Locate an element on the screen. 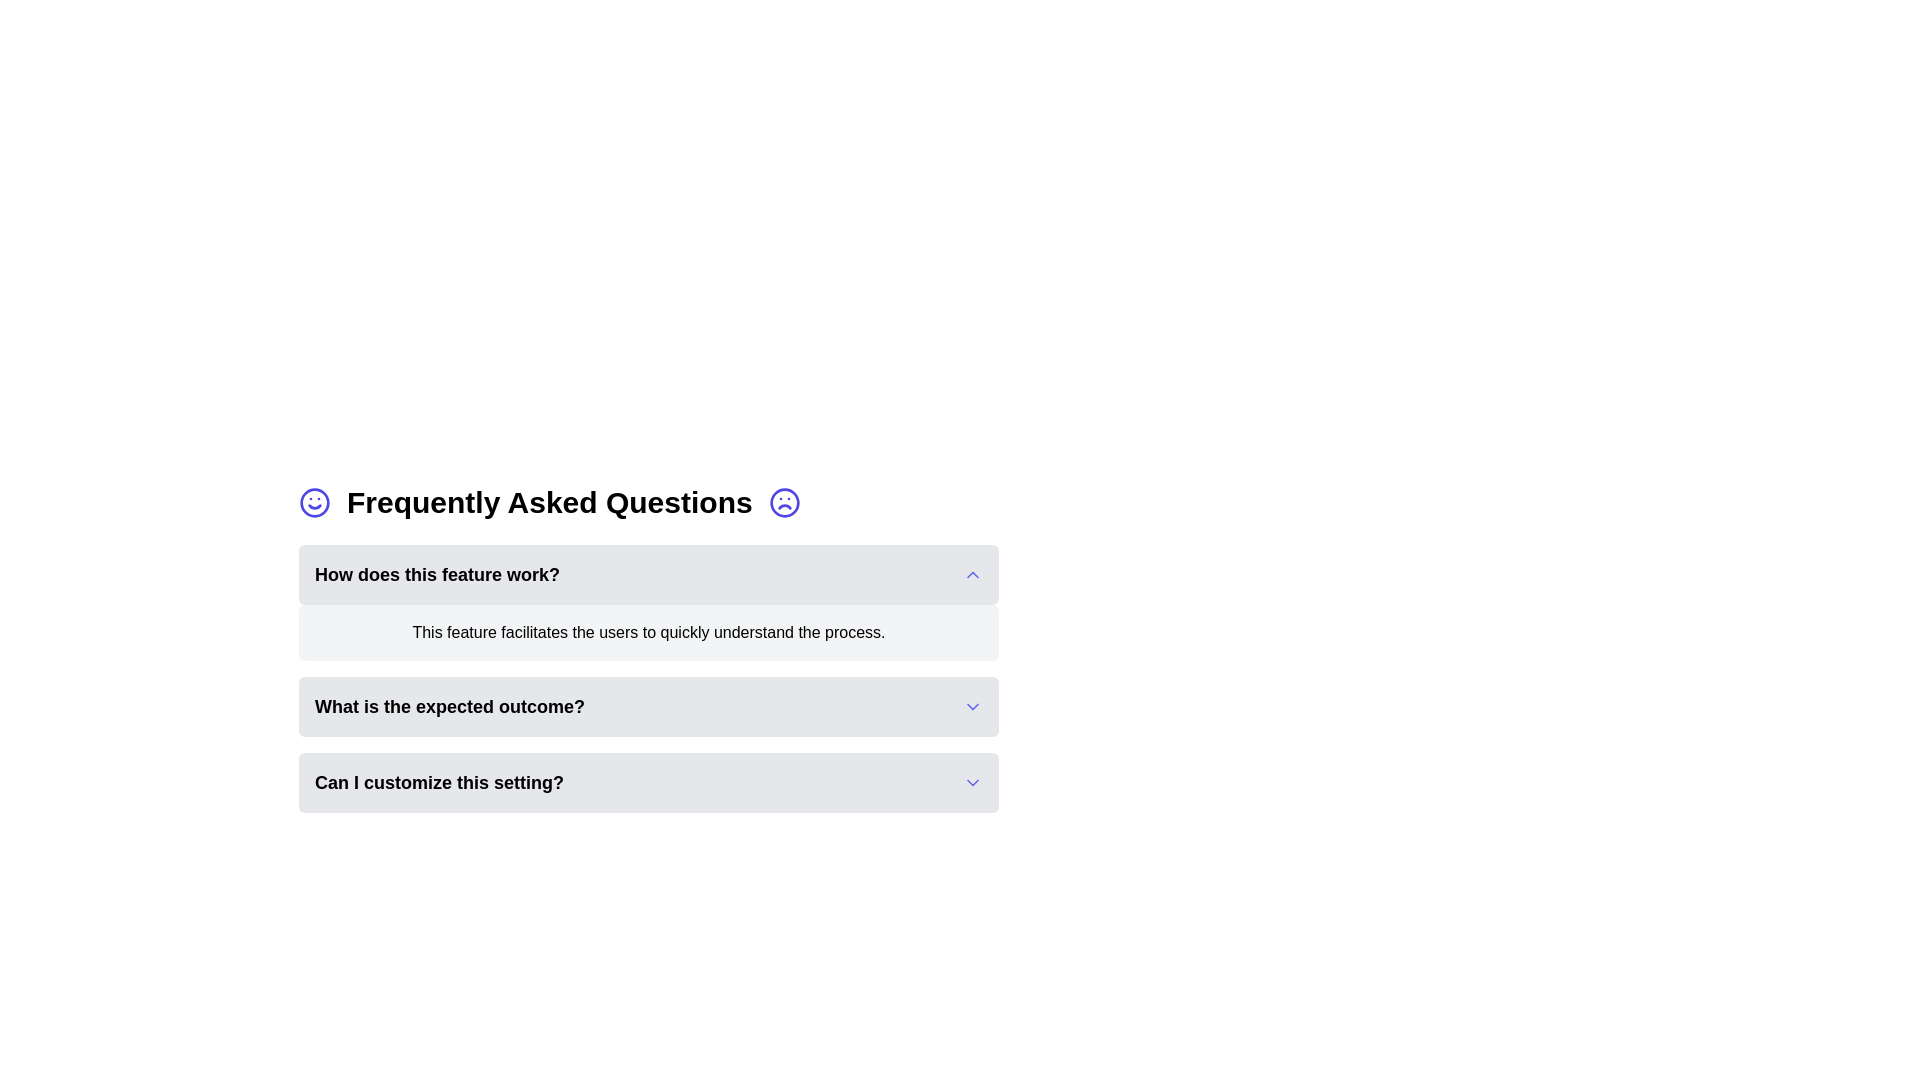 The width and height of the screenshot is (1920, 1080). the main text label in the second collapsible section of the FAQ interface, which serves as a prompt for related content is located at coordinates (449, 705).